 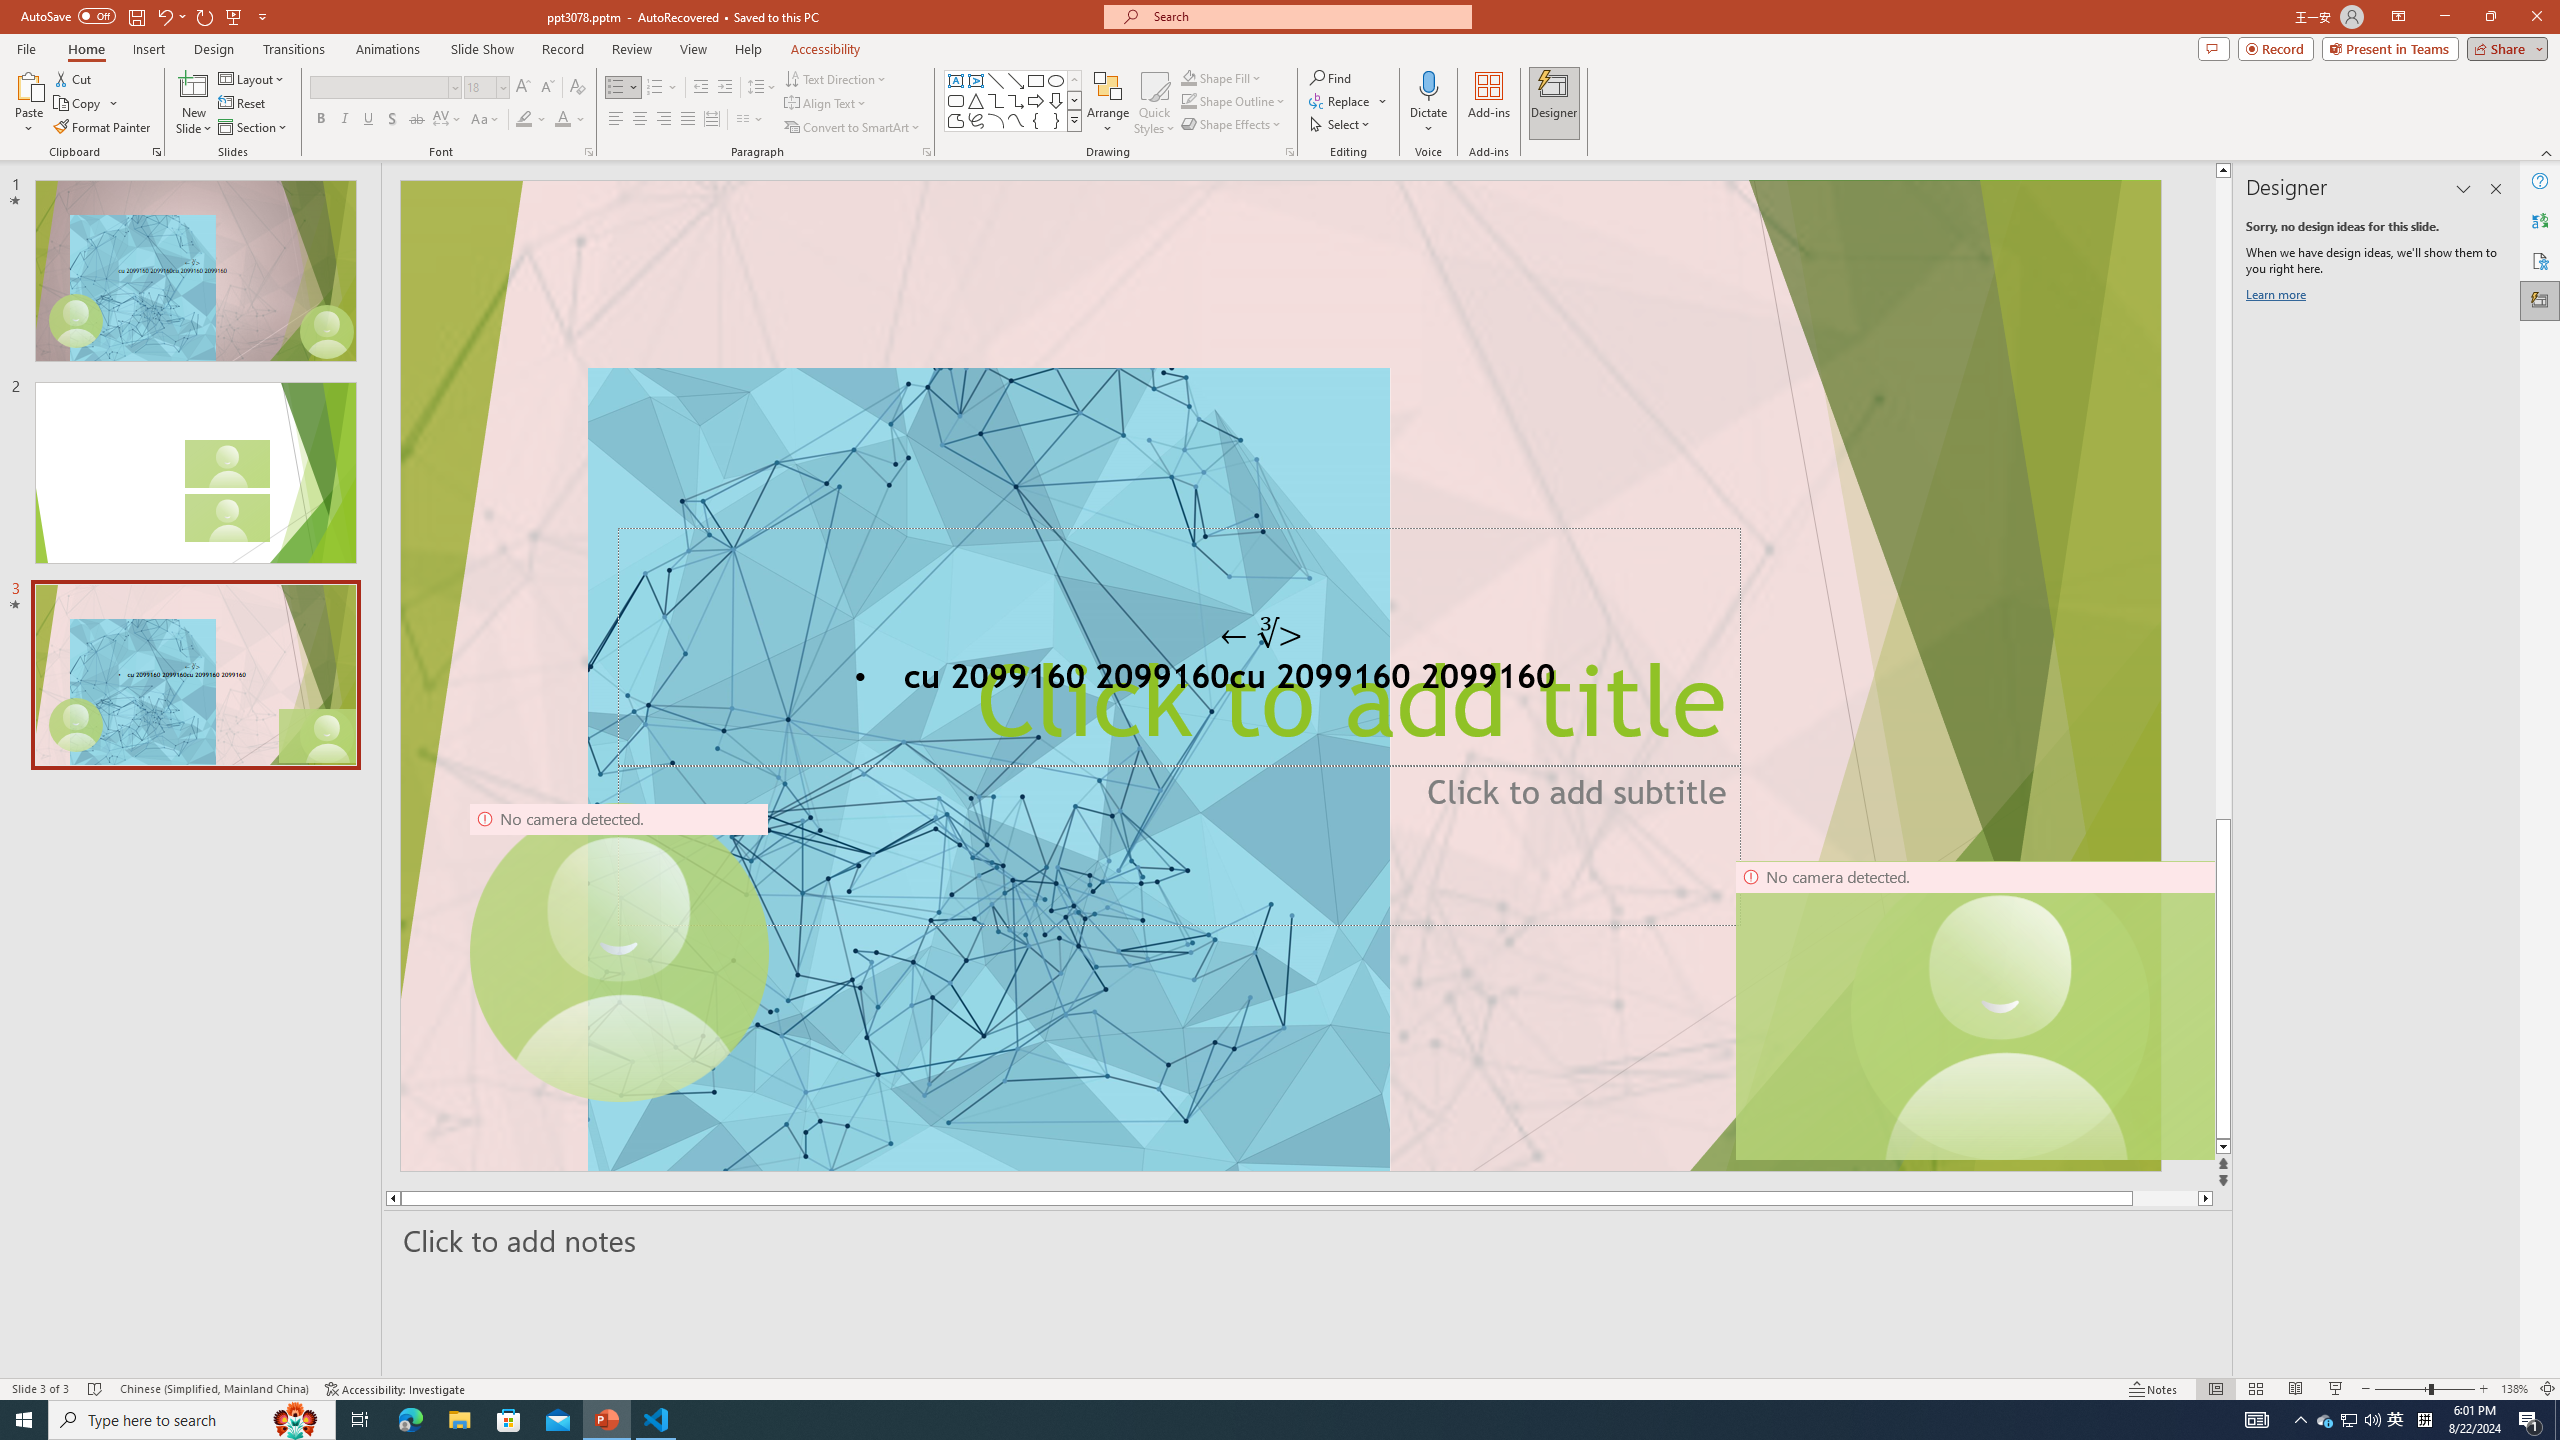 What do you see at coordinates (1277, 679) in the screenshot?
I see `'TextBox 61'` at bounding box center [1277, 679].